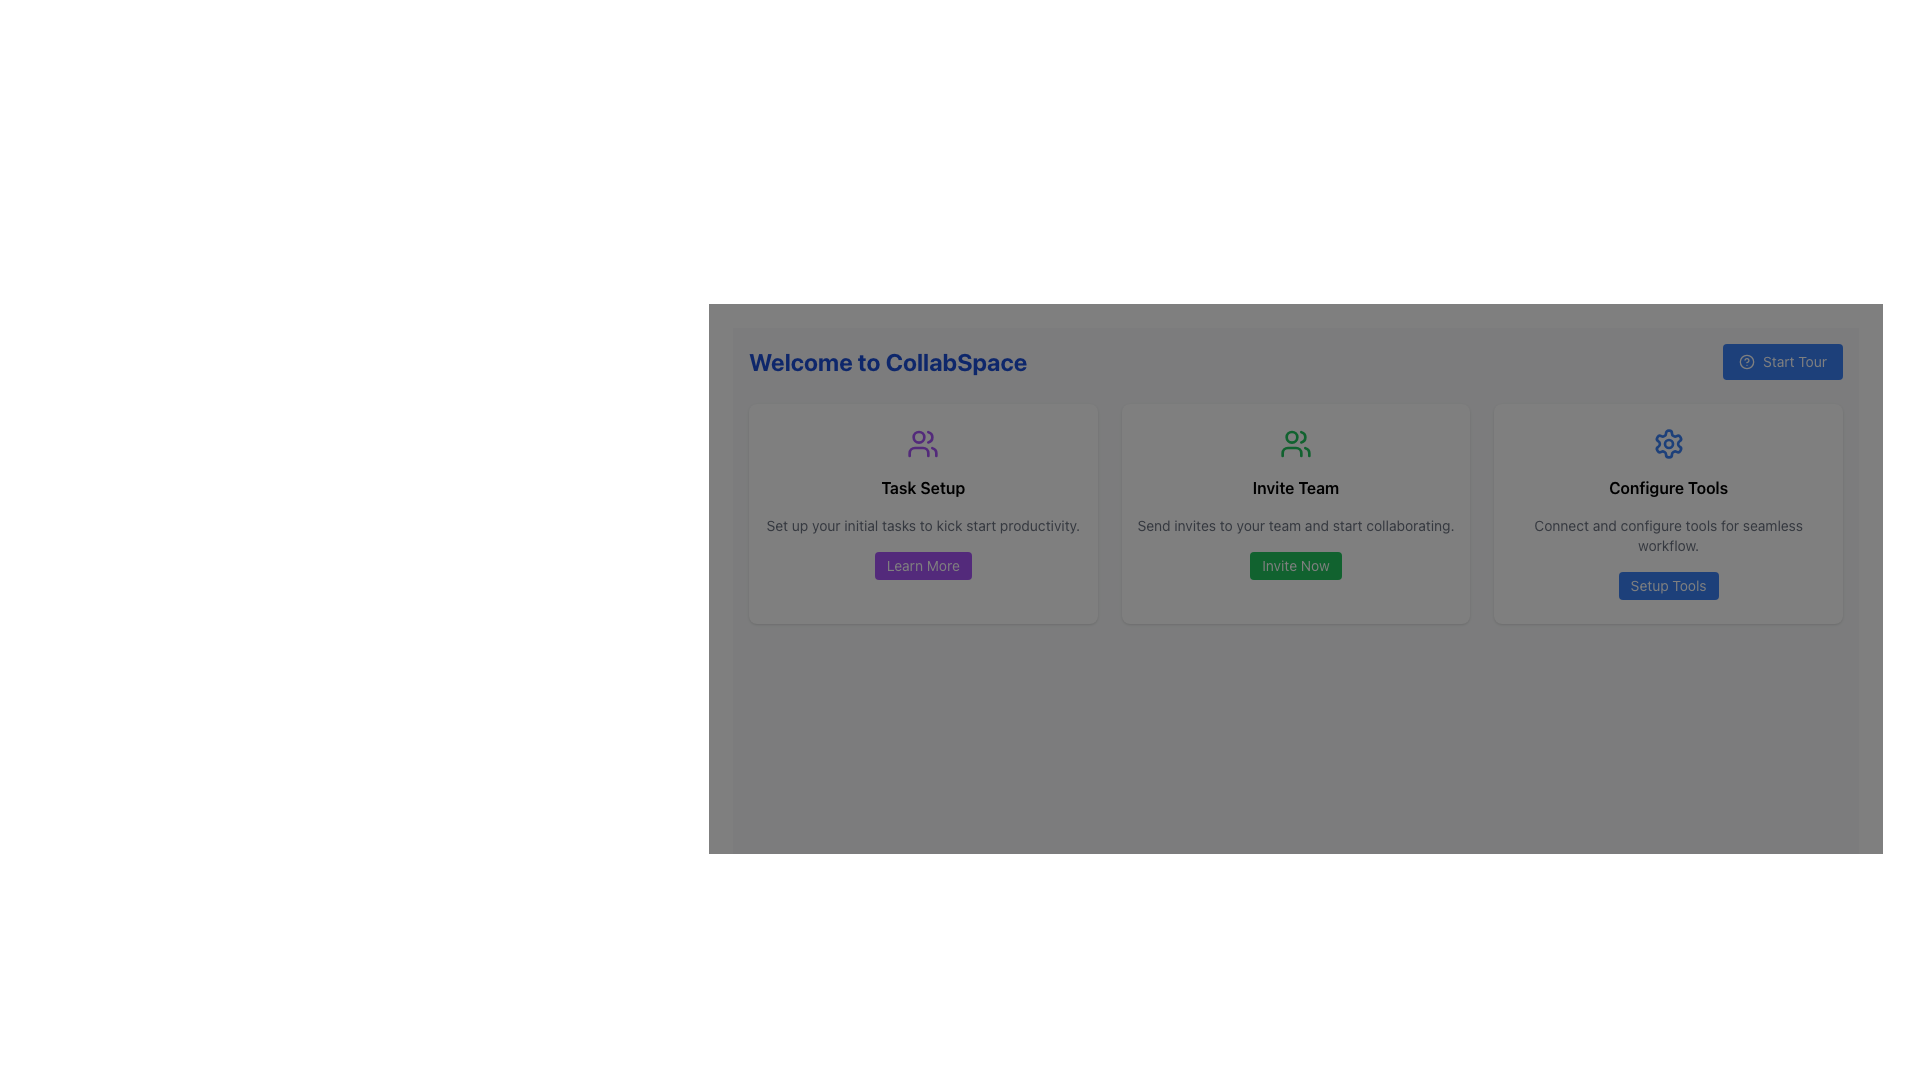 Image resolution: width=1920 pixels, height=1080 pixels. I want to click on the static text label displaying the message 'Set up your initial tasks to kick start productivity.' located in the lower section of the 'Task Setup' box, so click(922, 524).